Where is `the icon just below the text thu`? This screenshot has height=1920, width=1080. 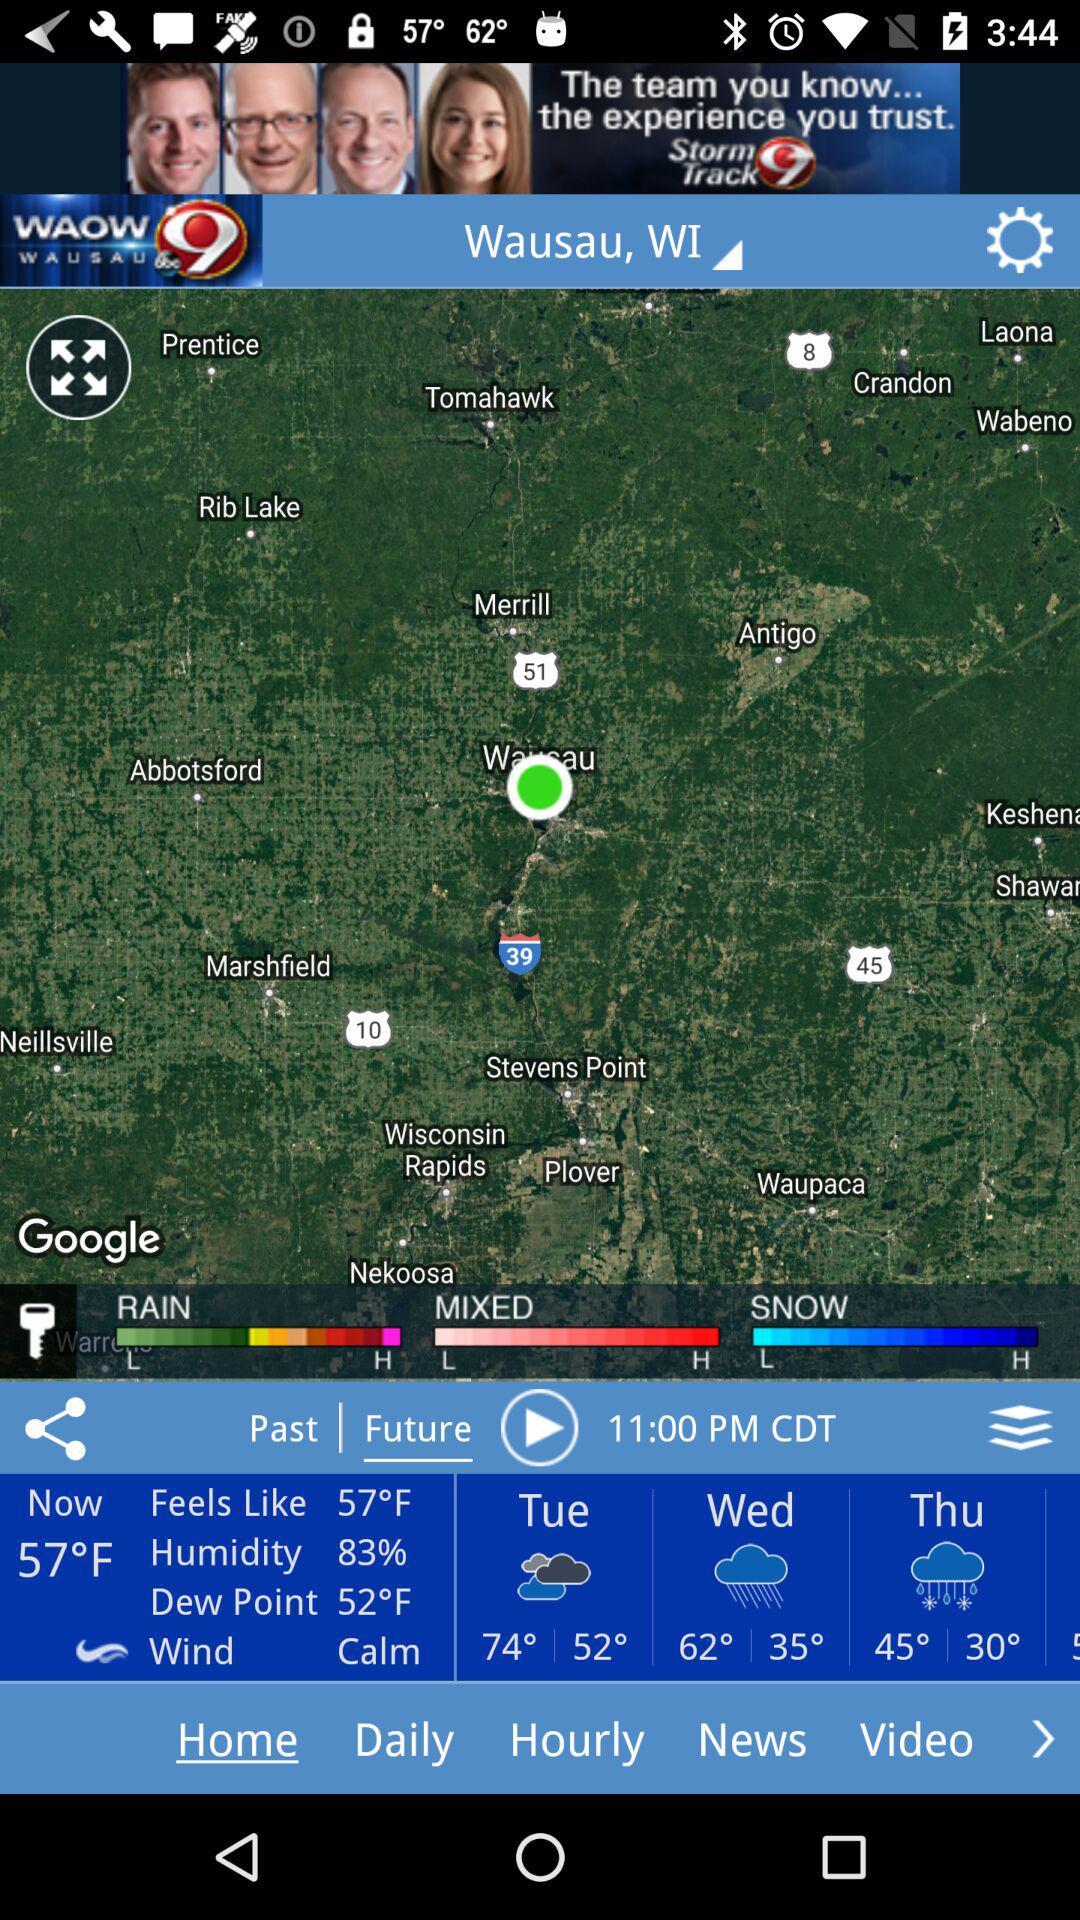 the icon just below the text thu is located at coordinates (946, 1574).